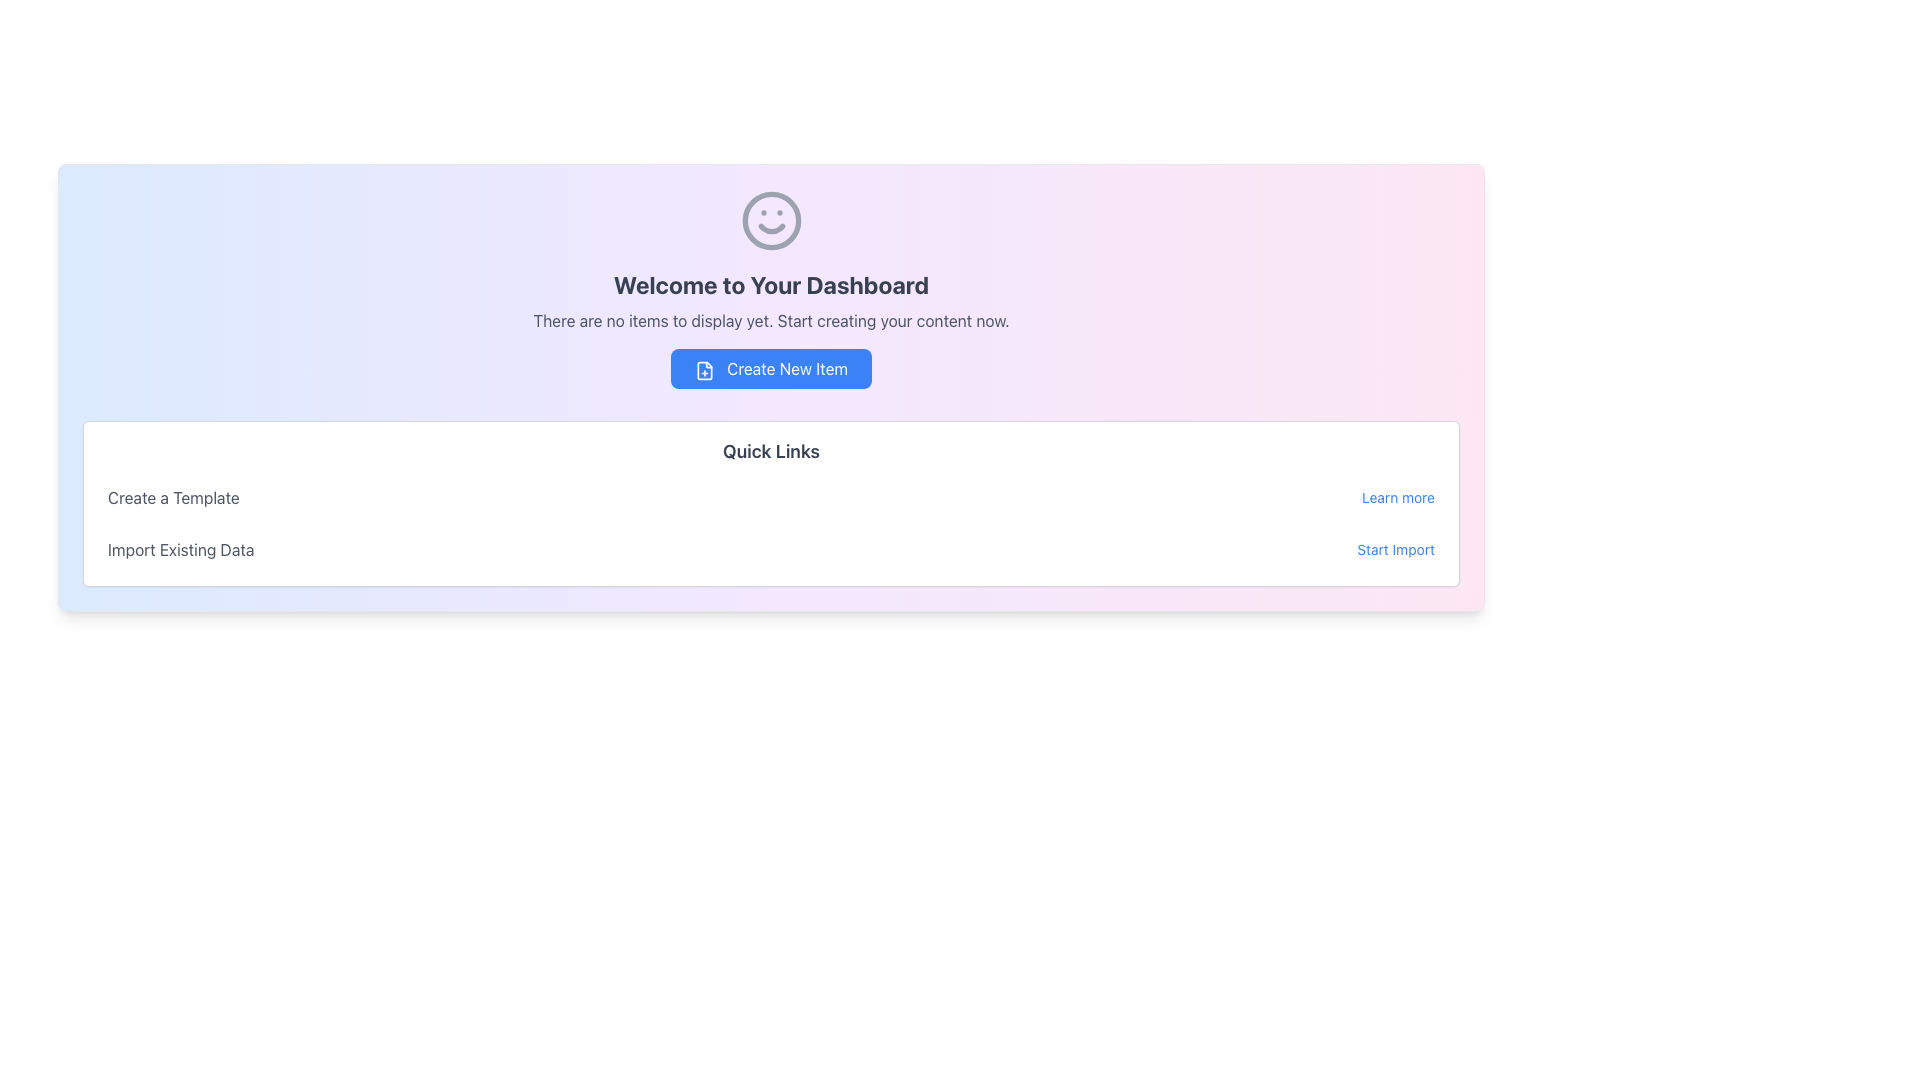 The height and width of the screenshot is (1080, 1920). Describe the element at coordinates (705, 370) in the screenshot. I see `file icon element within the 'Create New Item' button for debugging purposes` at that location.